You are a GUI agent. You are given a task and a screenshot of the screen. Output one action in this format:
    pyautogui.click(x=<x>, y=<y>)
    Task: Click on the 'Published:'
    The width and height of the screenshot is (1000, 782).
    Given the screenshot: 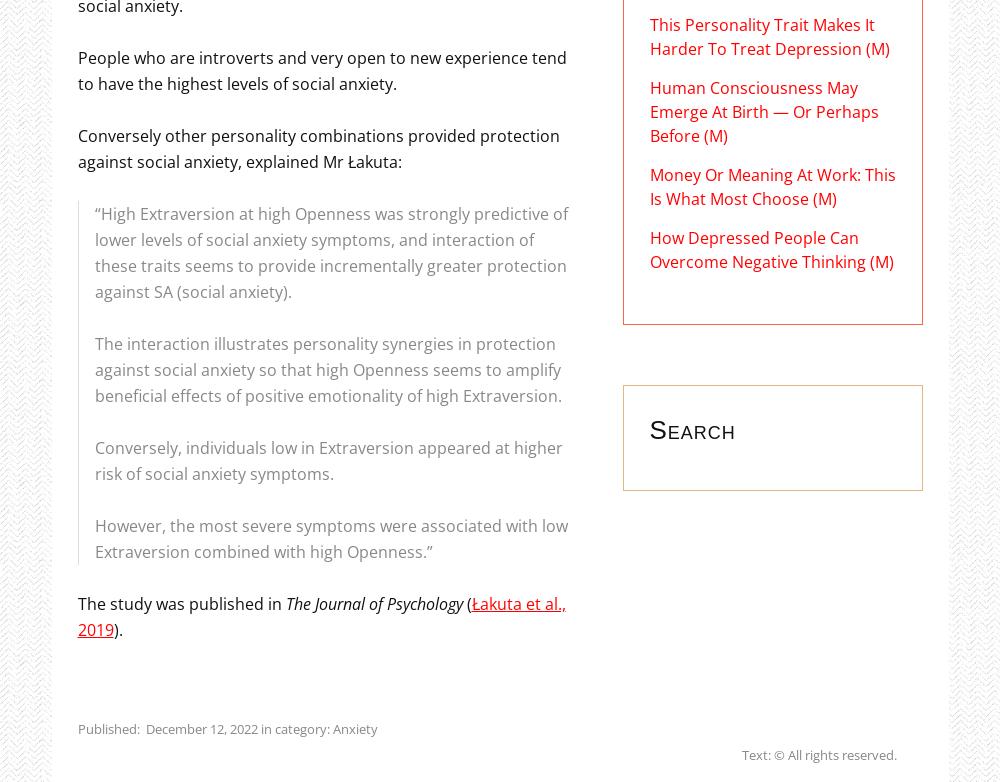 What is the action you would take?
    pyautogui.click(x=76, y=726)
    